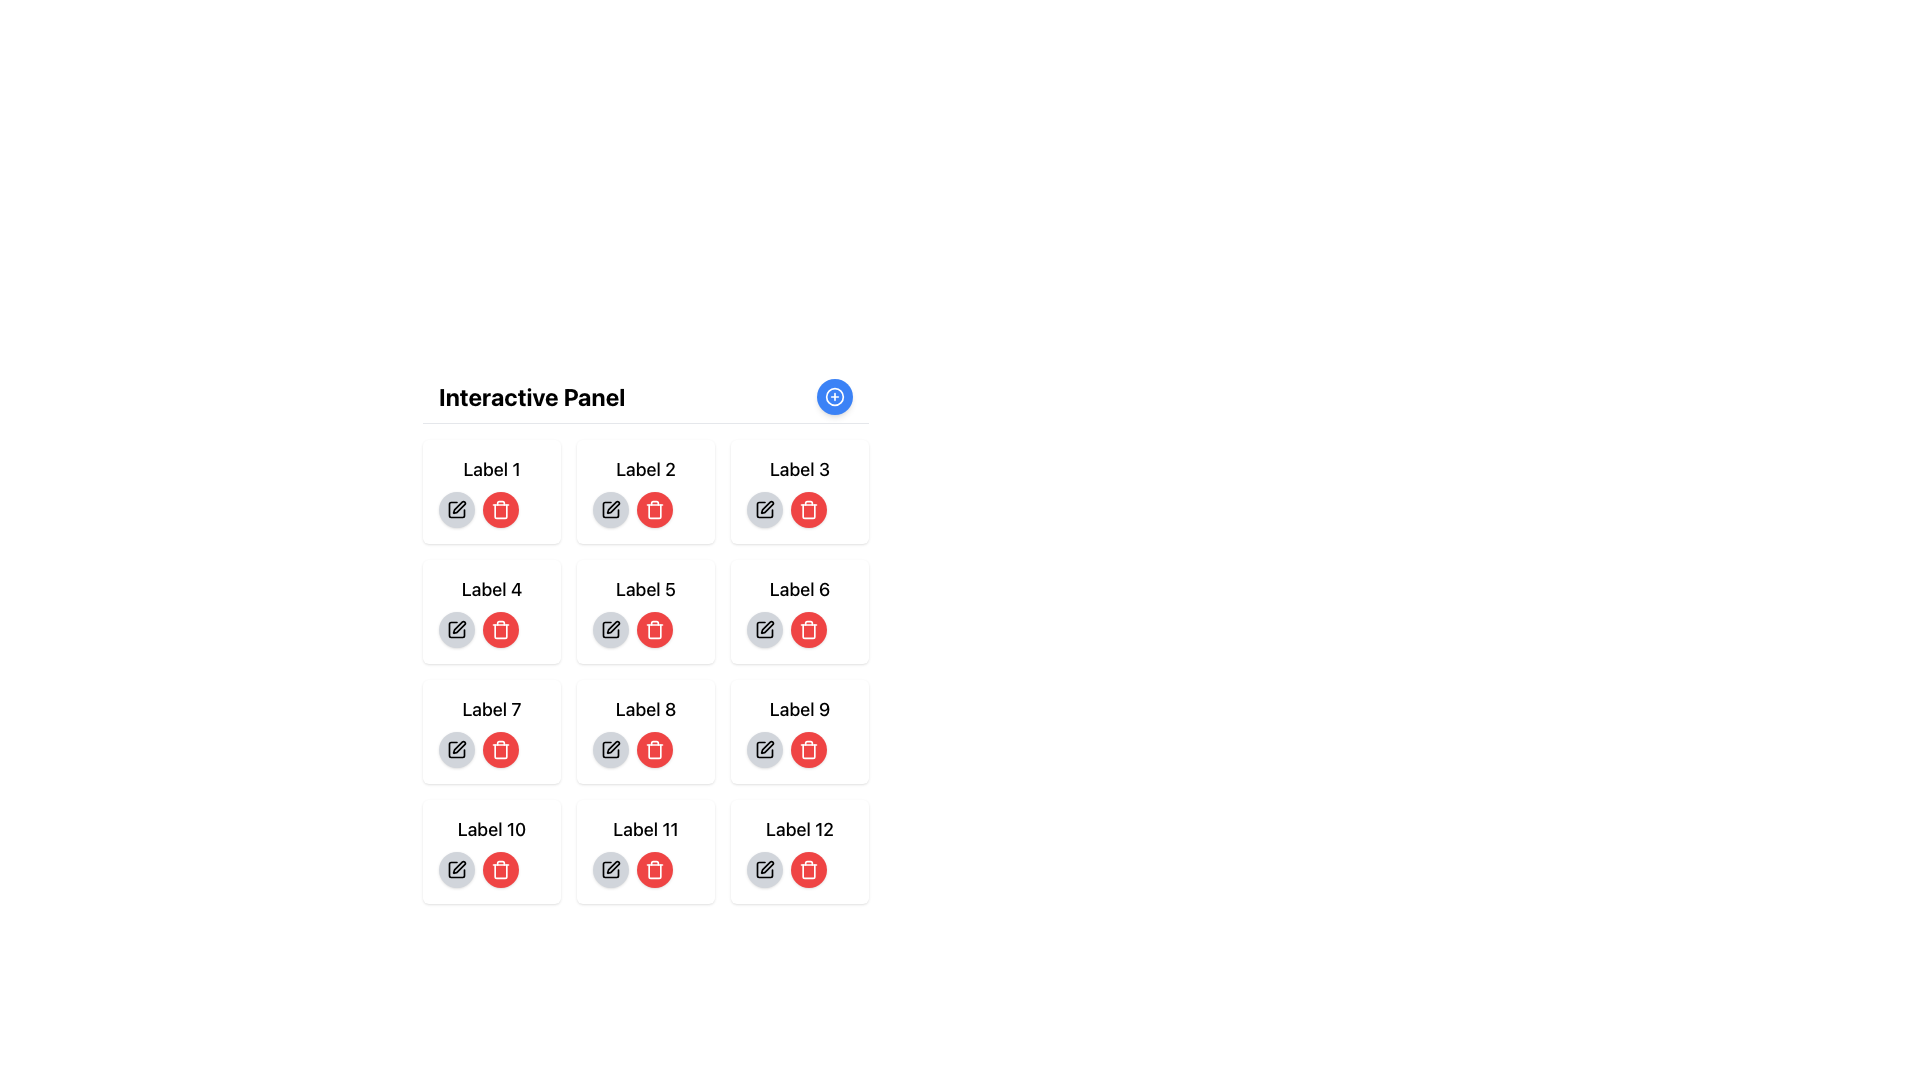 The width and height of the screenshot is (1920, 1080). Describe the element at coordinates (654, 749) in the screenshot. I see `the delete button located in the panel labeled 'Label 8', which is the rightmost button next to a gray circular button with a pencil icon, to initiate the deletion process` at that location.